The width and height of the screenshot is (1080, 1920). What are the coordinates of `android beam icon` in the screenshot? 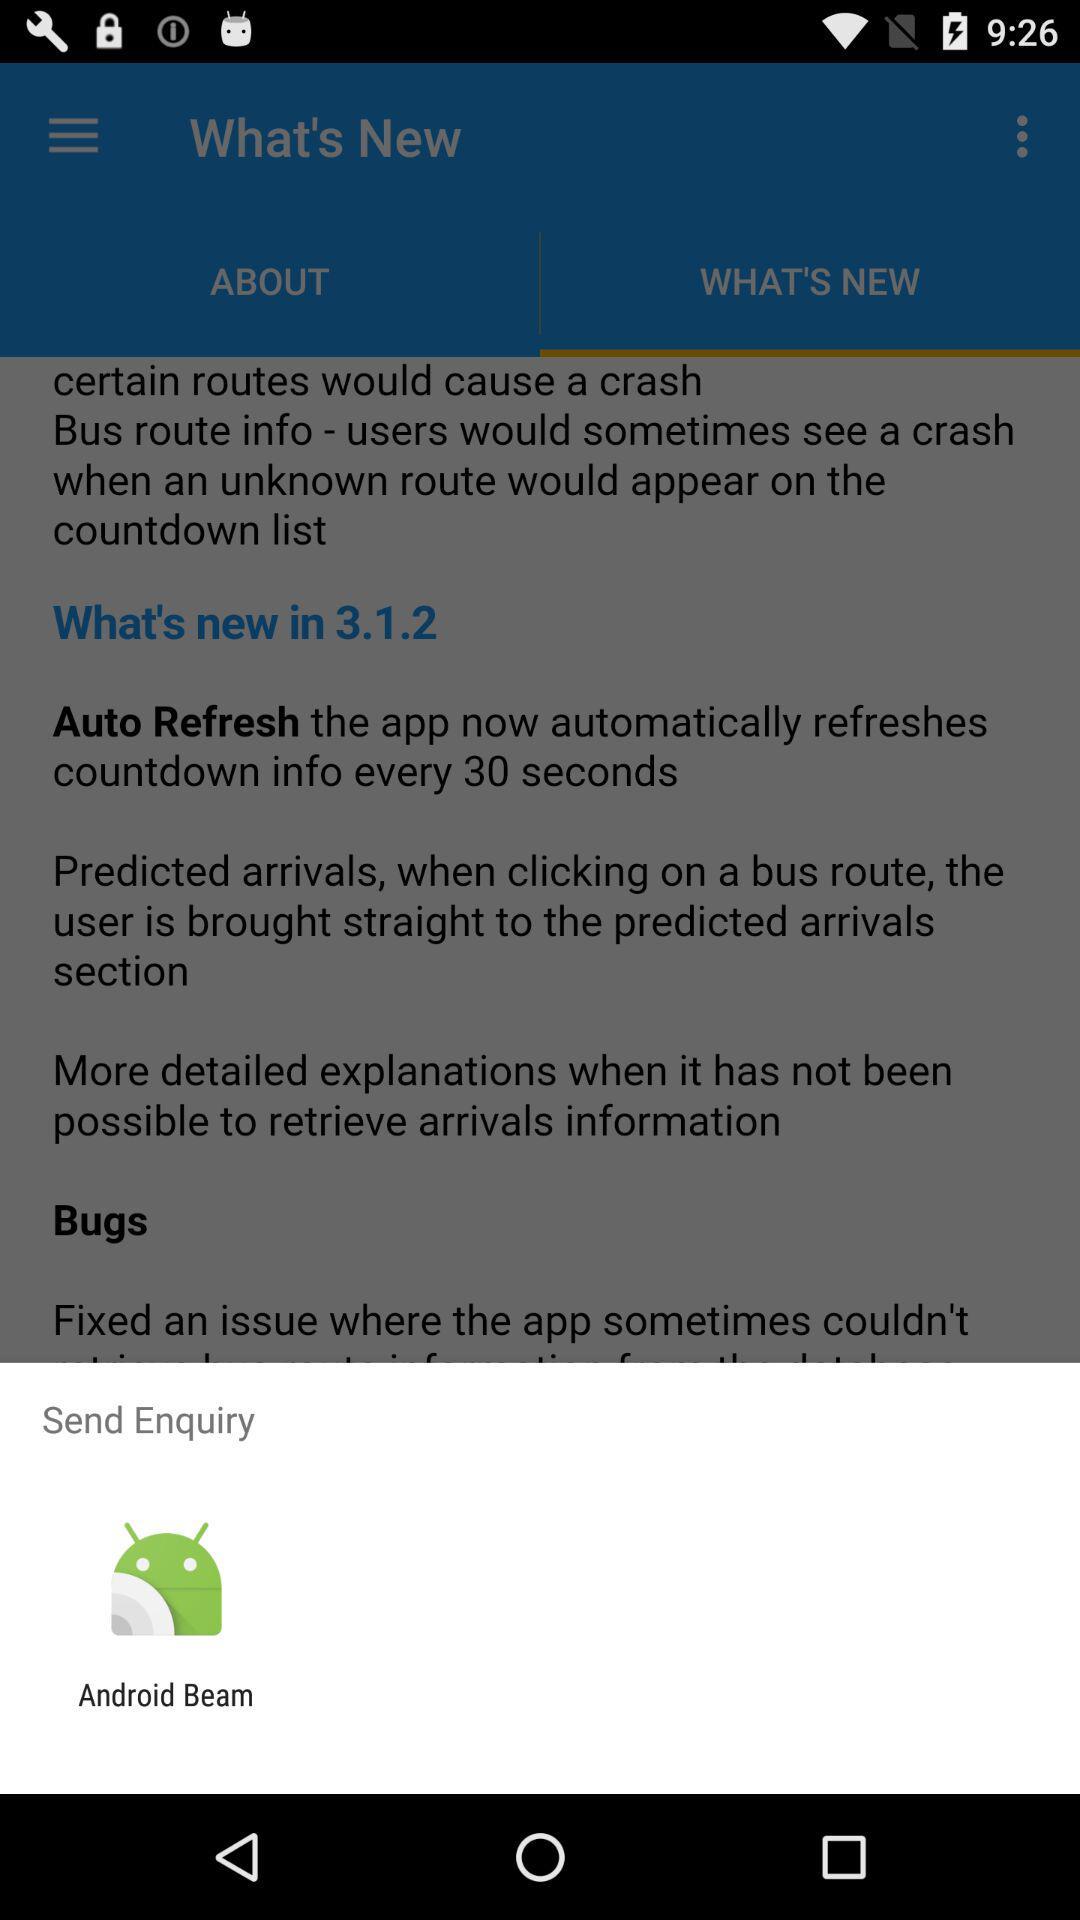 It's located at (165, 1711).